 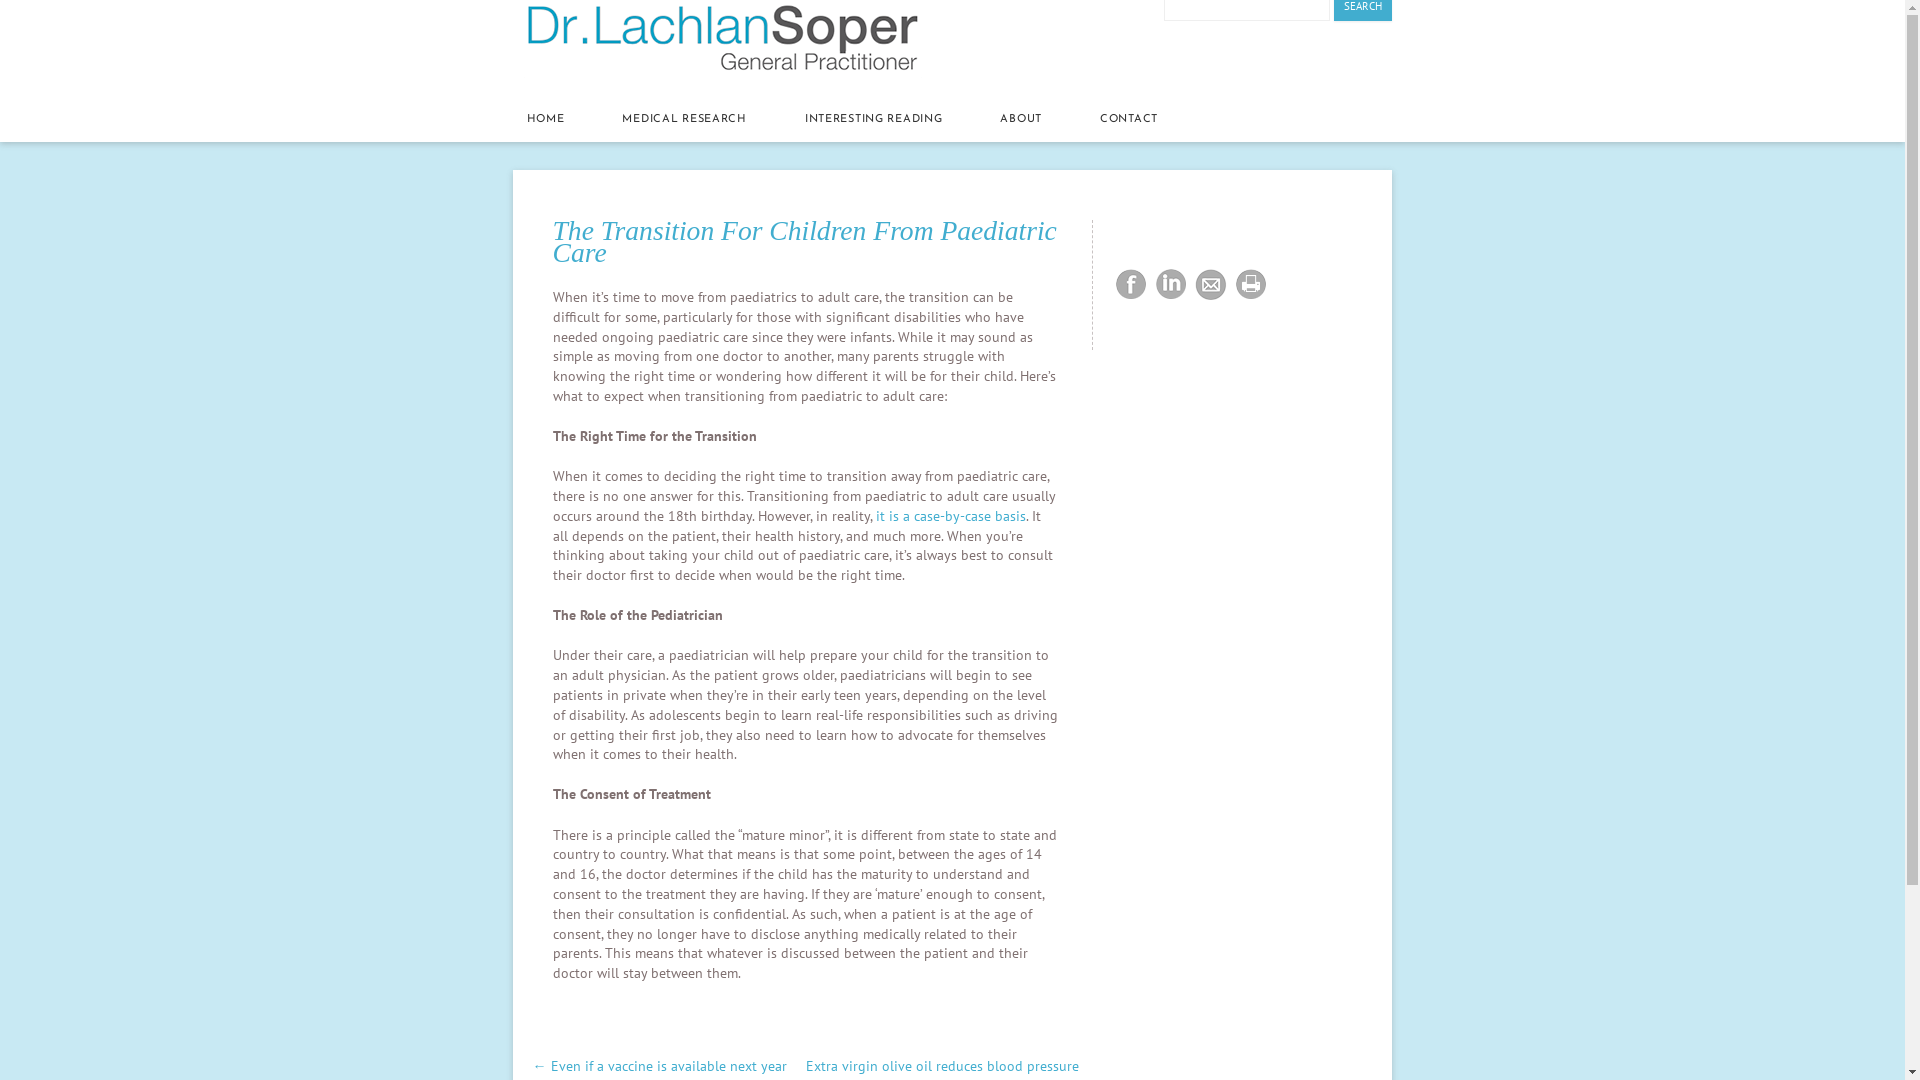 What do you see at coordinates (949, 515) in the screenshot?
I see `'it is a case-by-case basis'` at bounding box center [949, 515].